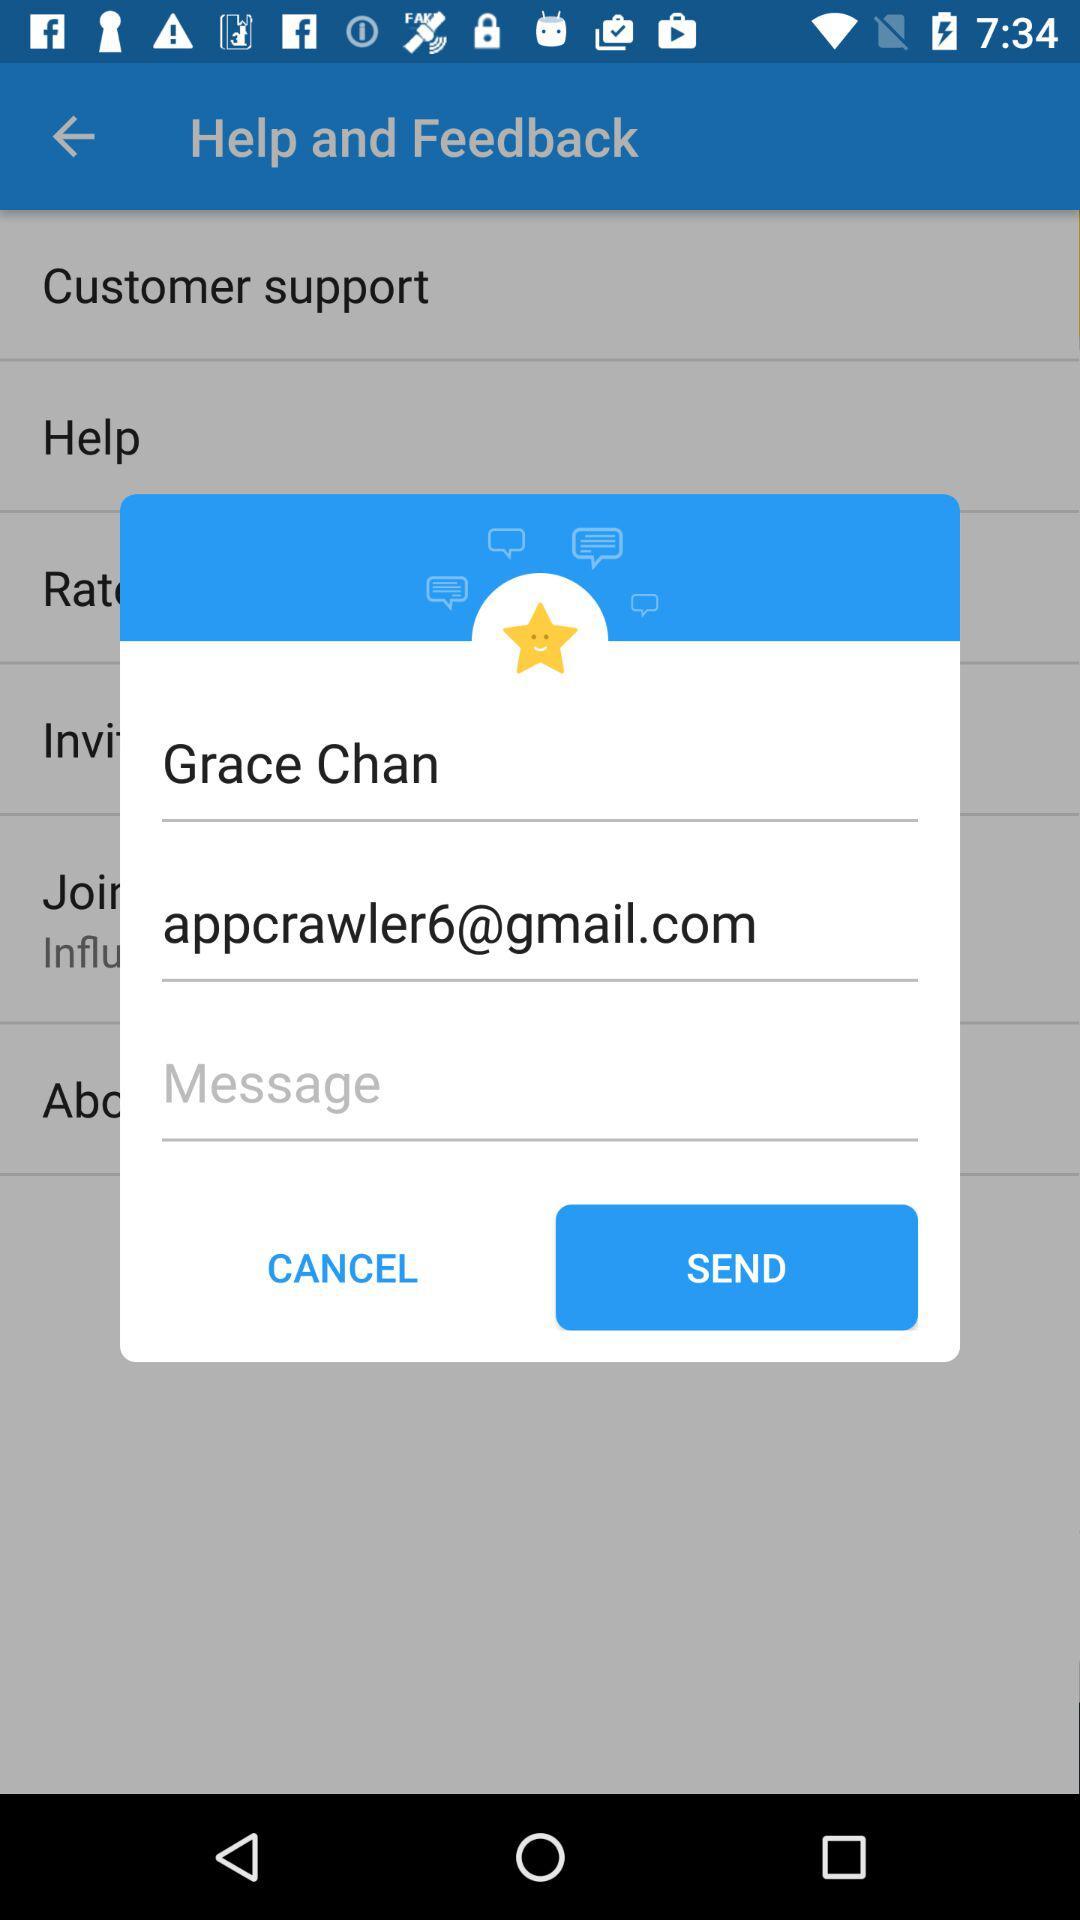  I want to click on the icon next to cancel, so click(736, 1266).